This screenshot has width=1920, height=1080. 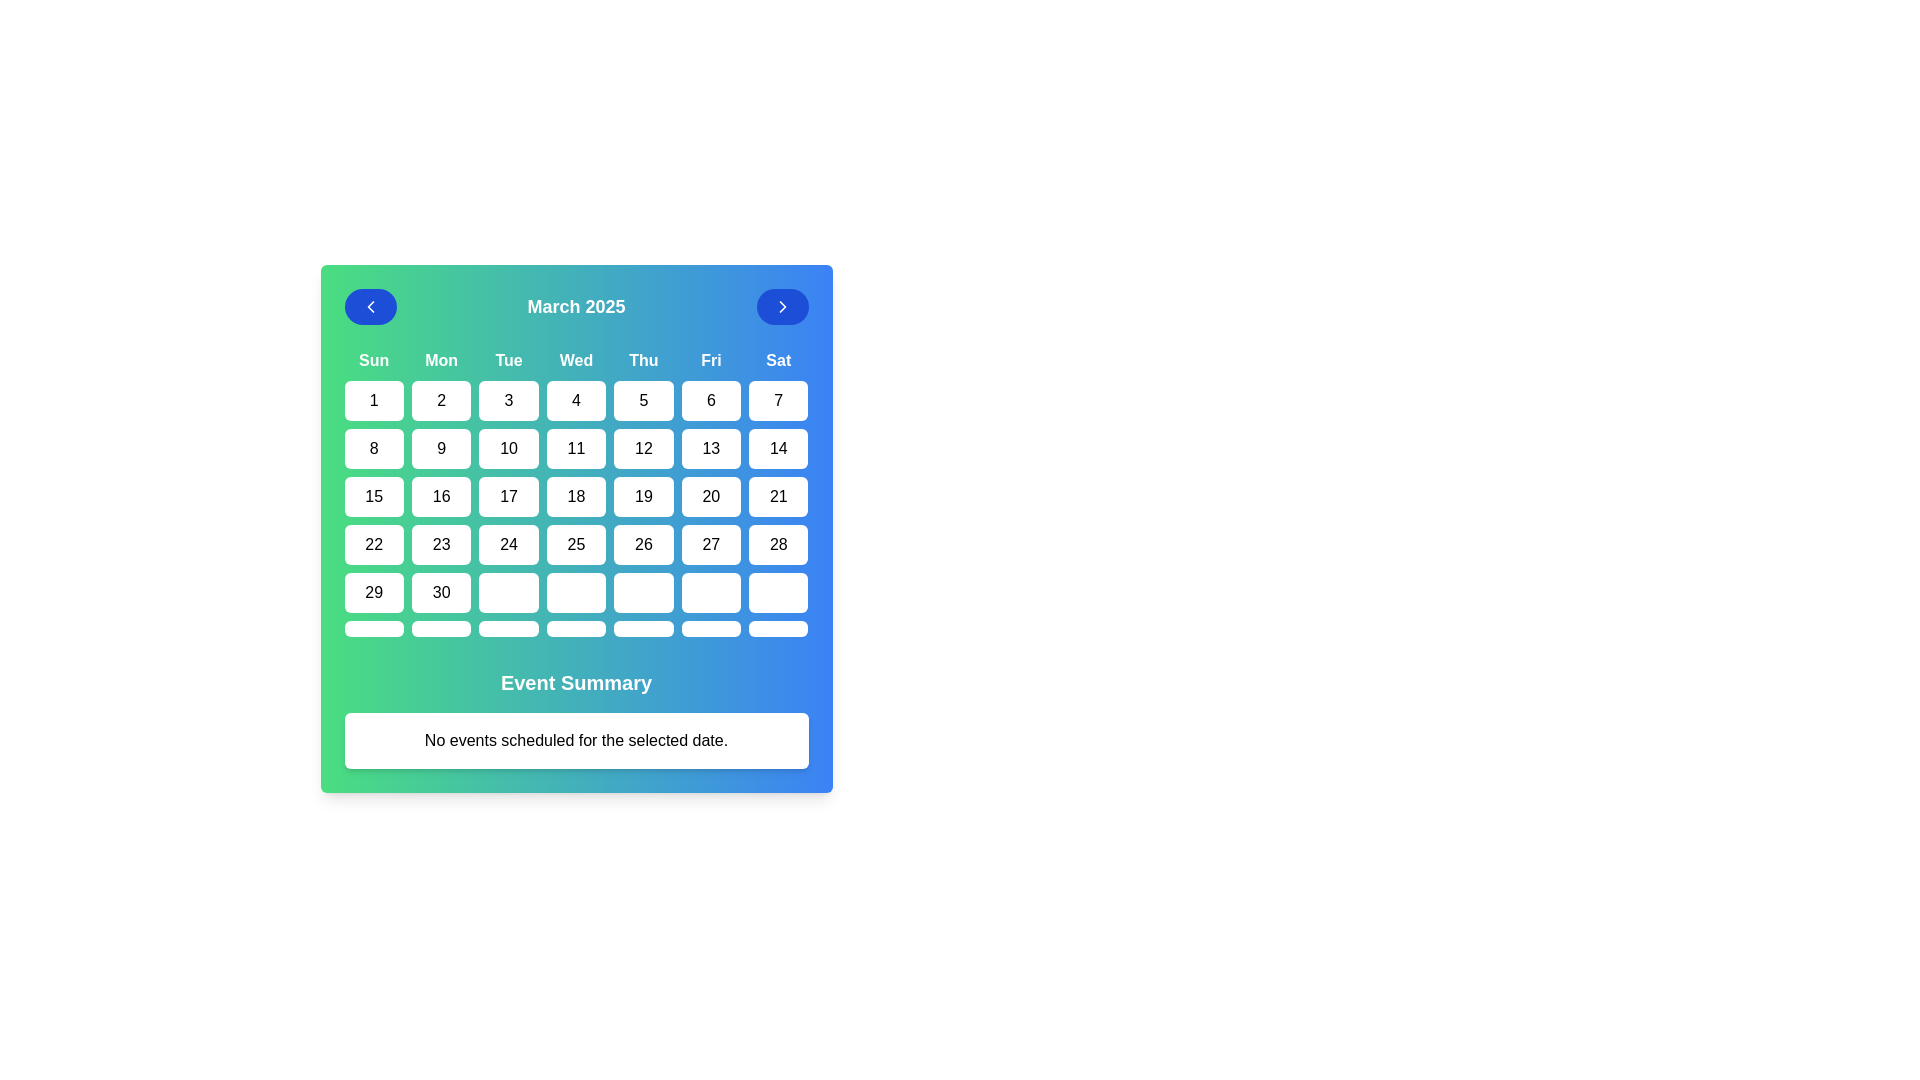 I want to click on the calendar date selection button located, so click(x=710, y=592).